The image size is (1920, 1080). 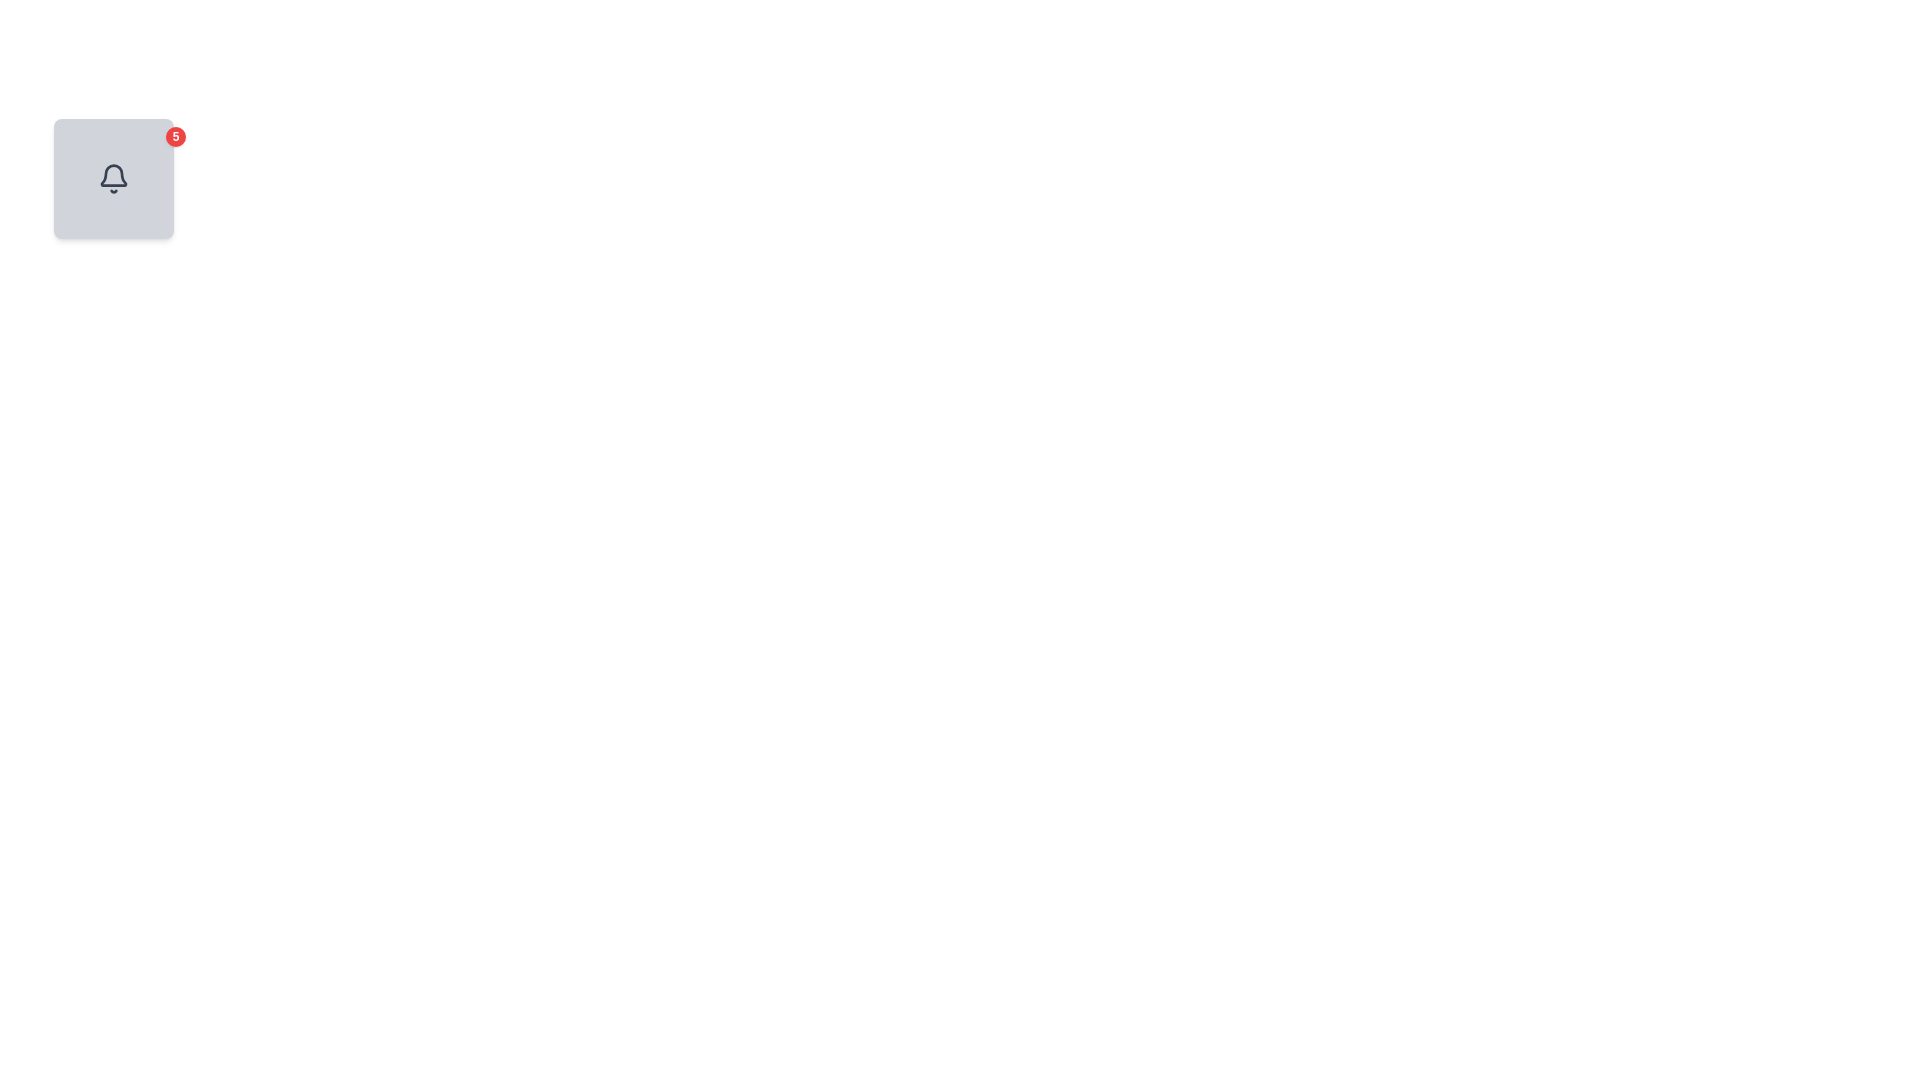 What do you see at coordinates (176, 136) in the screenshot?
I see `the count displayed on the badge located at the top-right corner of the notification bell icon` at bounding box center [176, 136].